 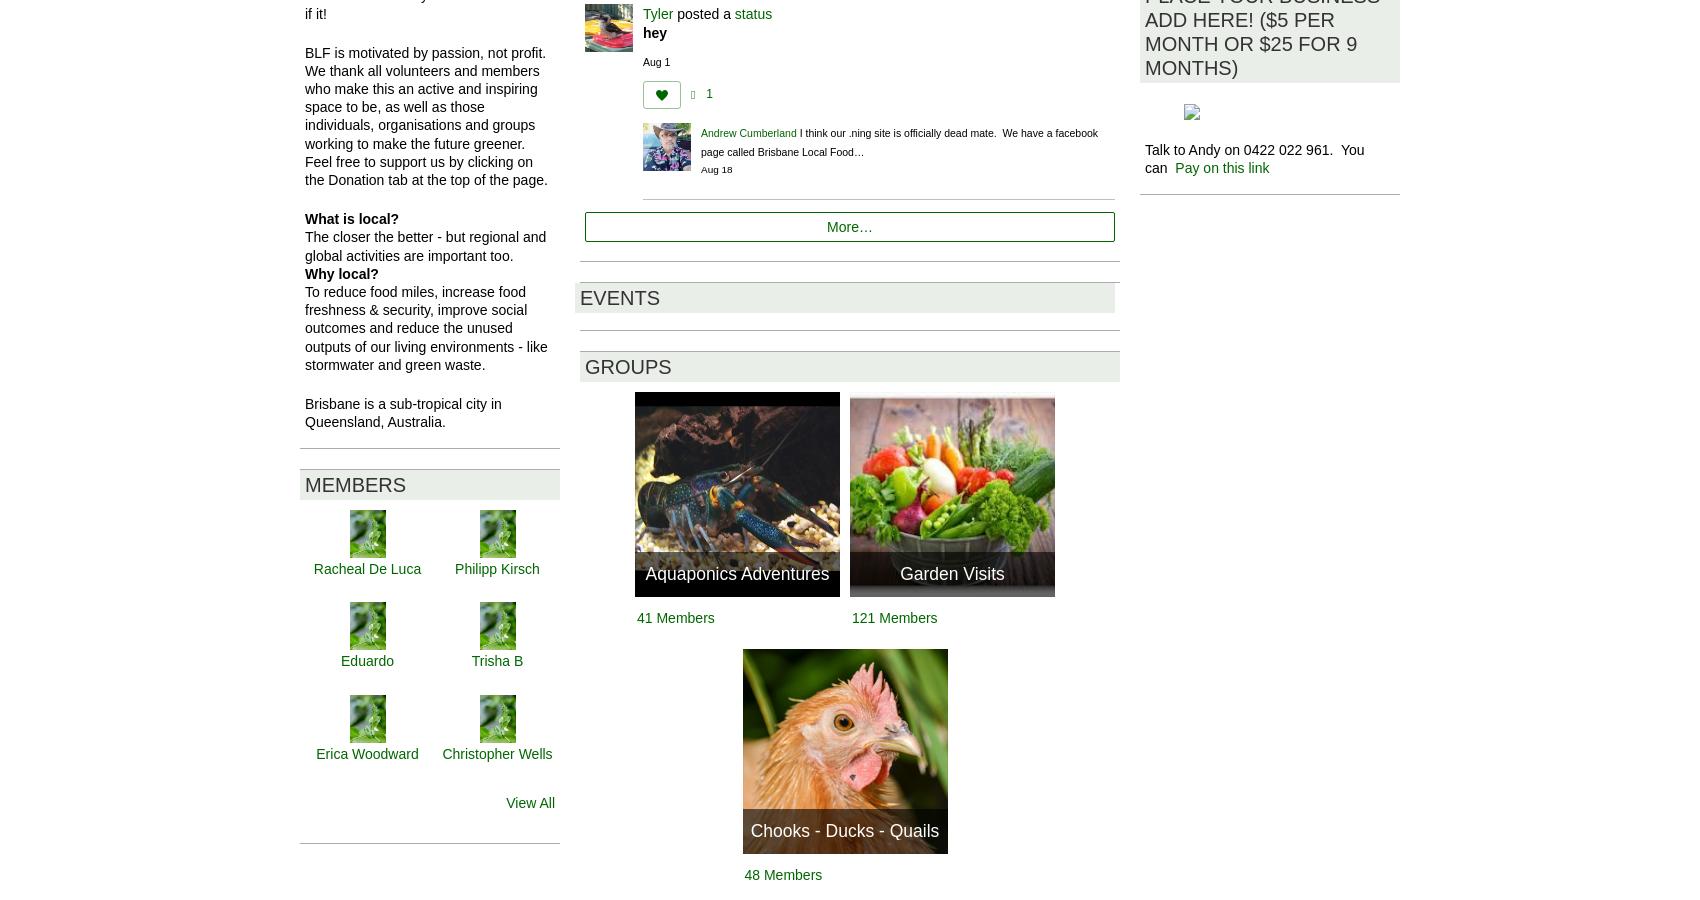 I want to click on 'Aquaponics Adventures', so click(x=644, y=573).